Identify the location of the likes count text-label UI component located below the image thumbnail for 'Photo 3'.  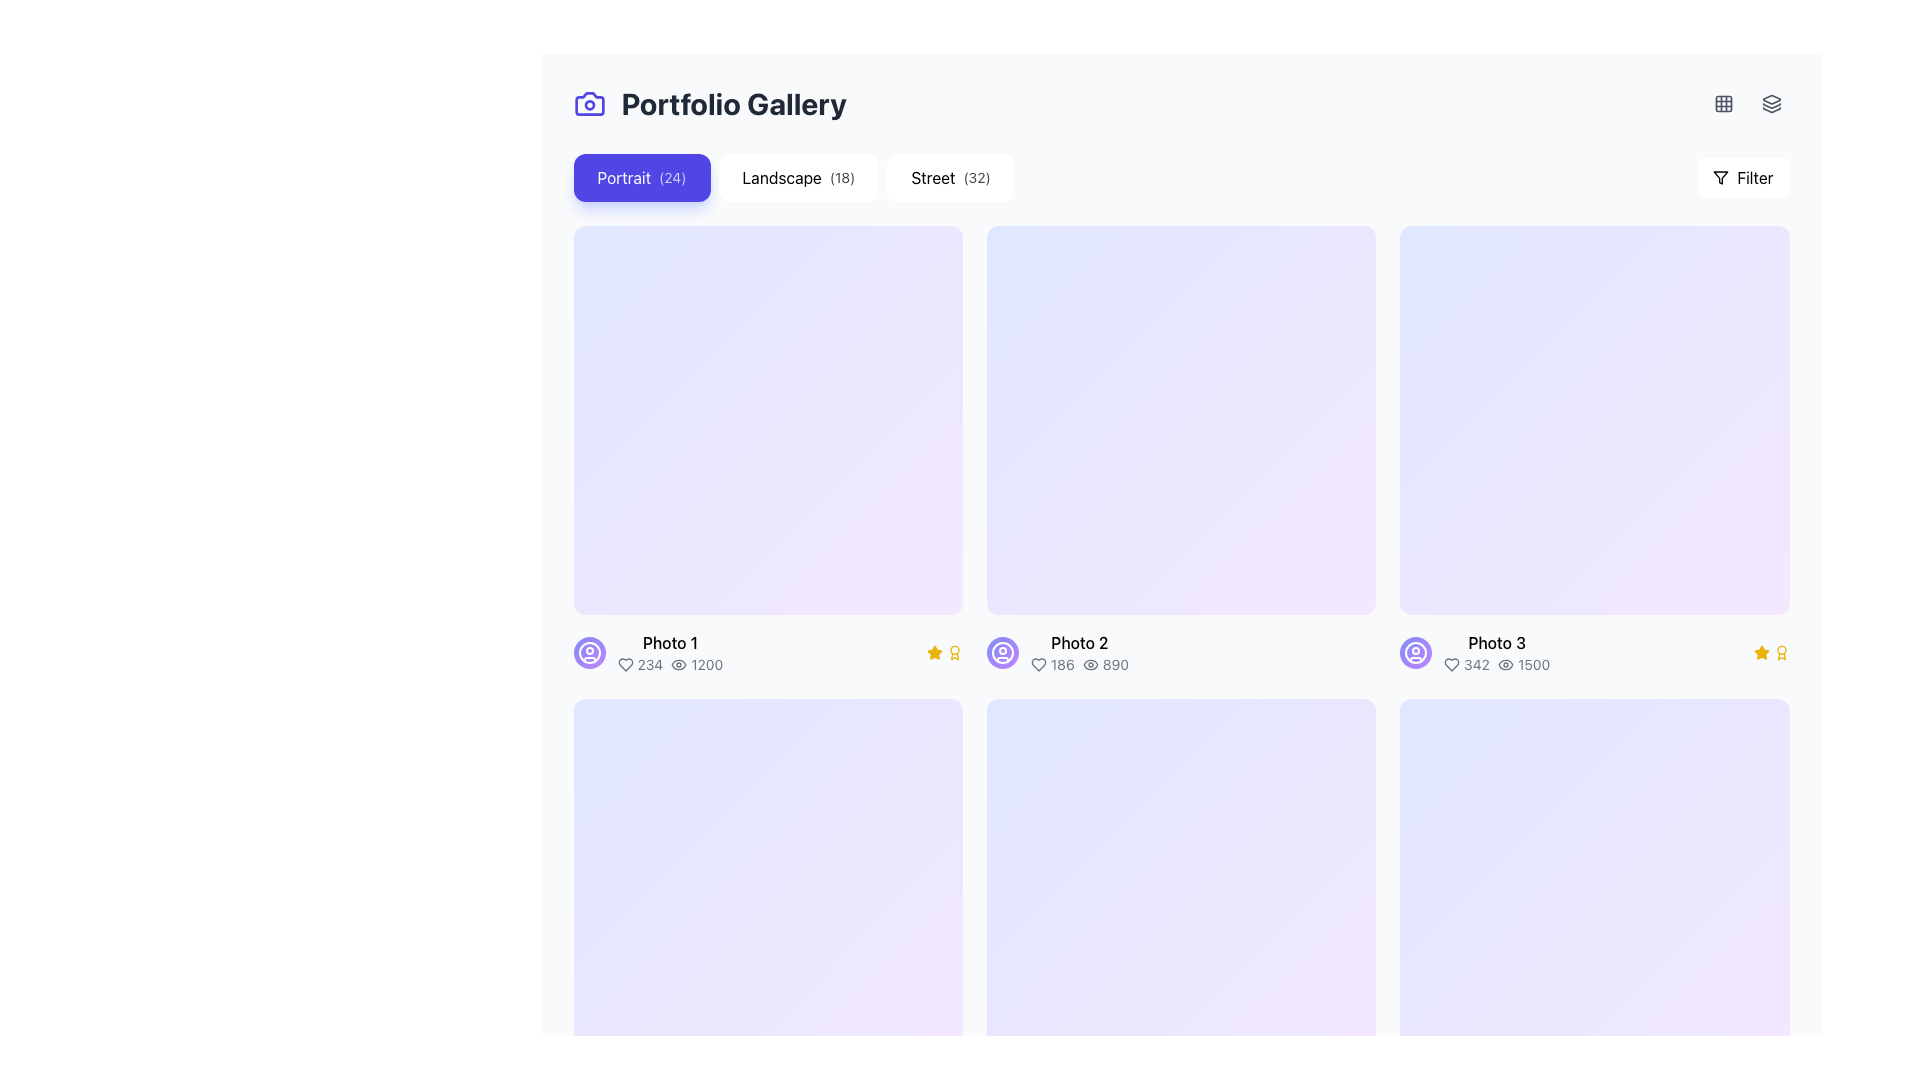
(1467, 665).